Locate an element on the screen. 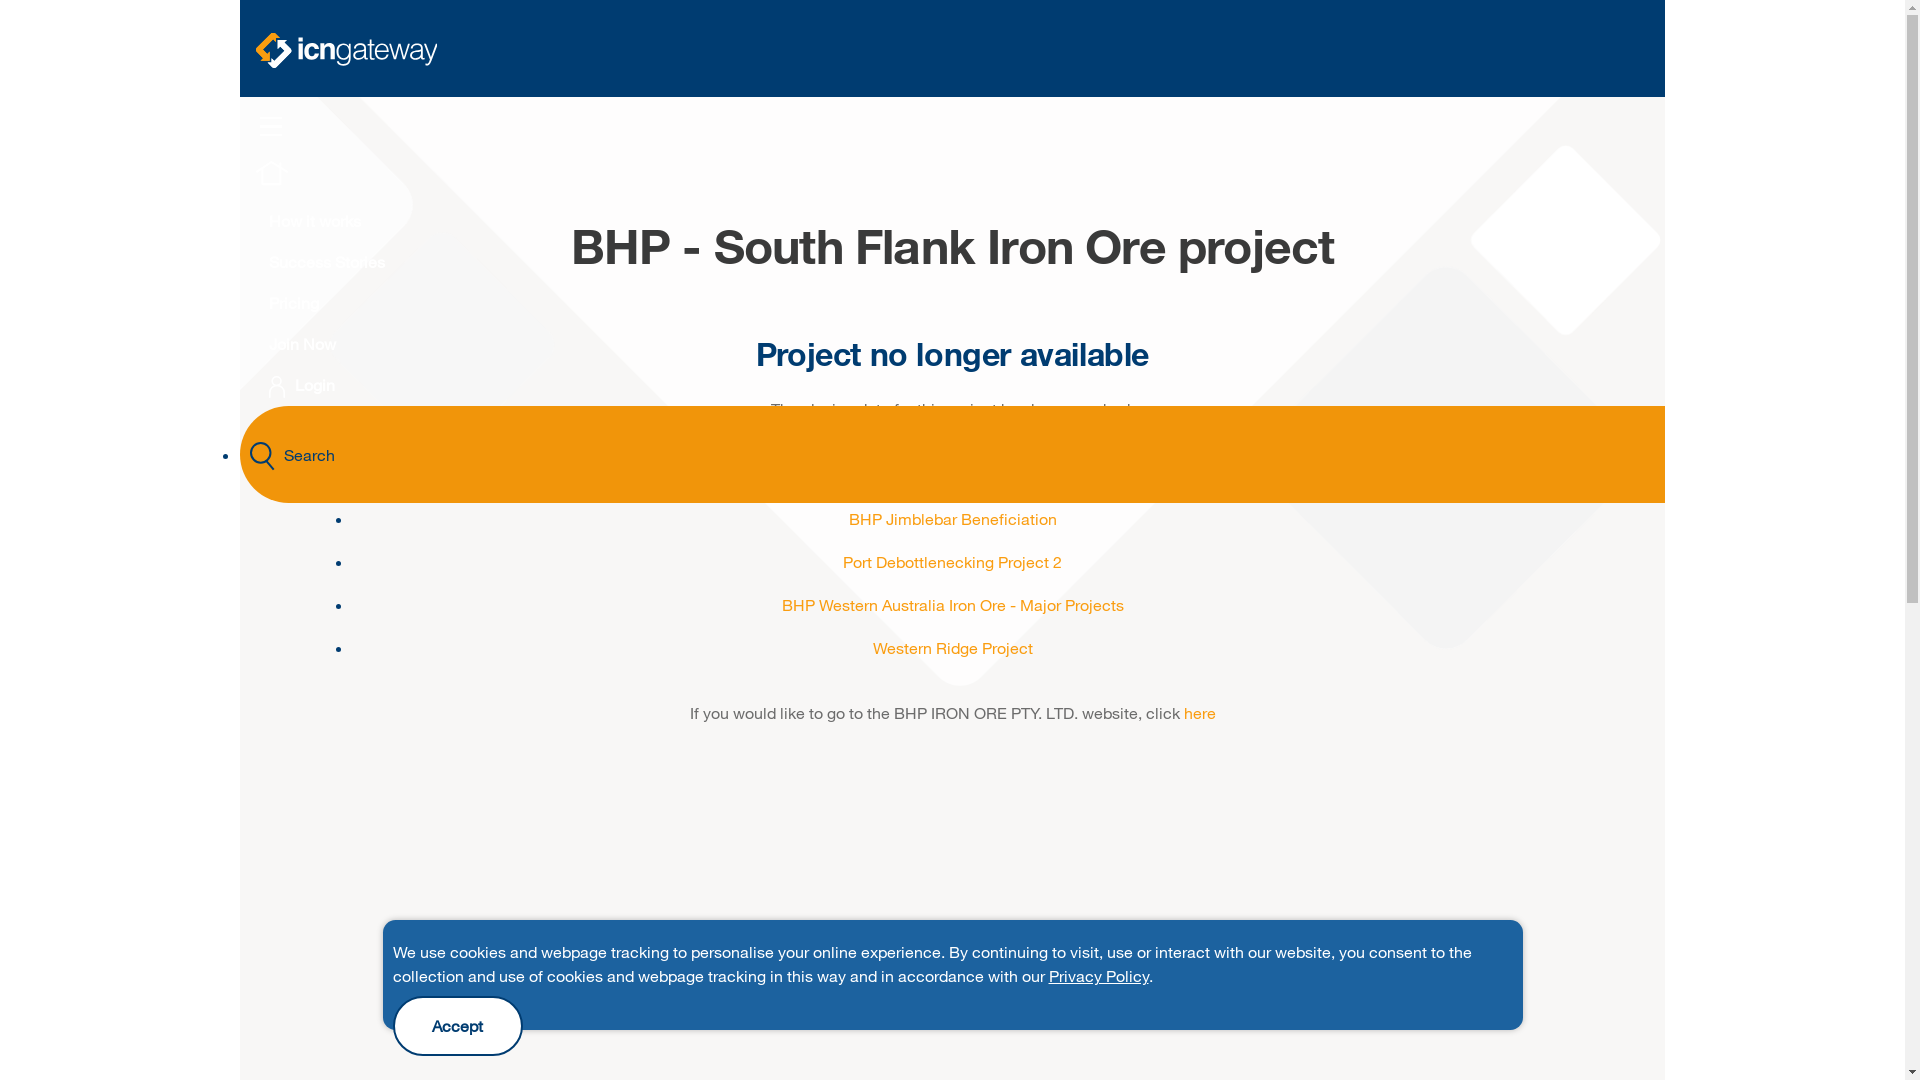  'here' is located at coordinates (1200, 711).